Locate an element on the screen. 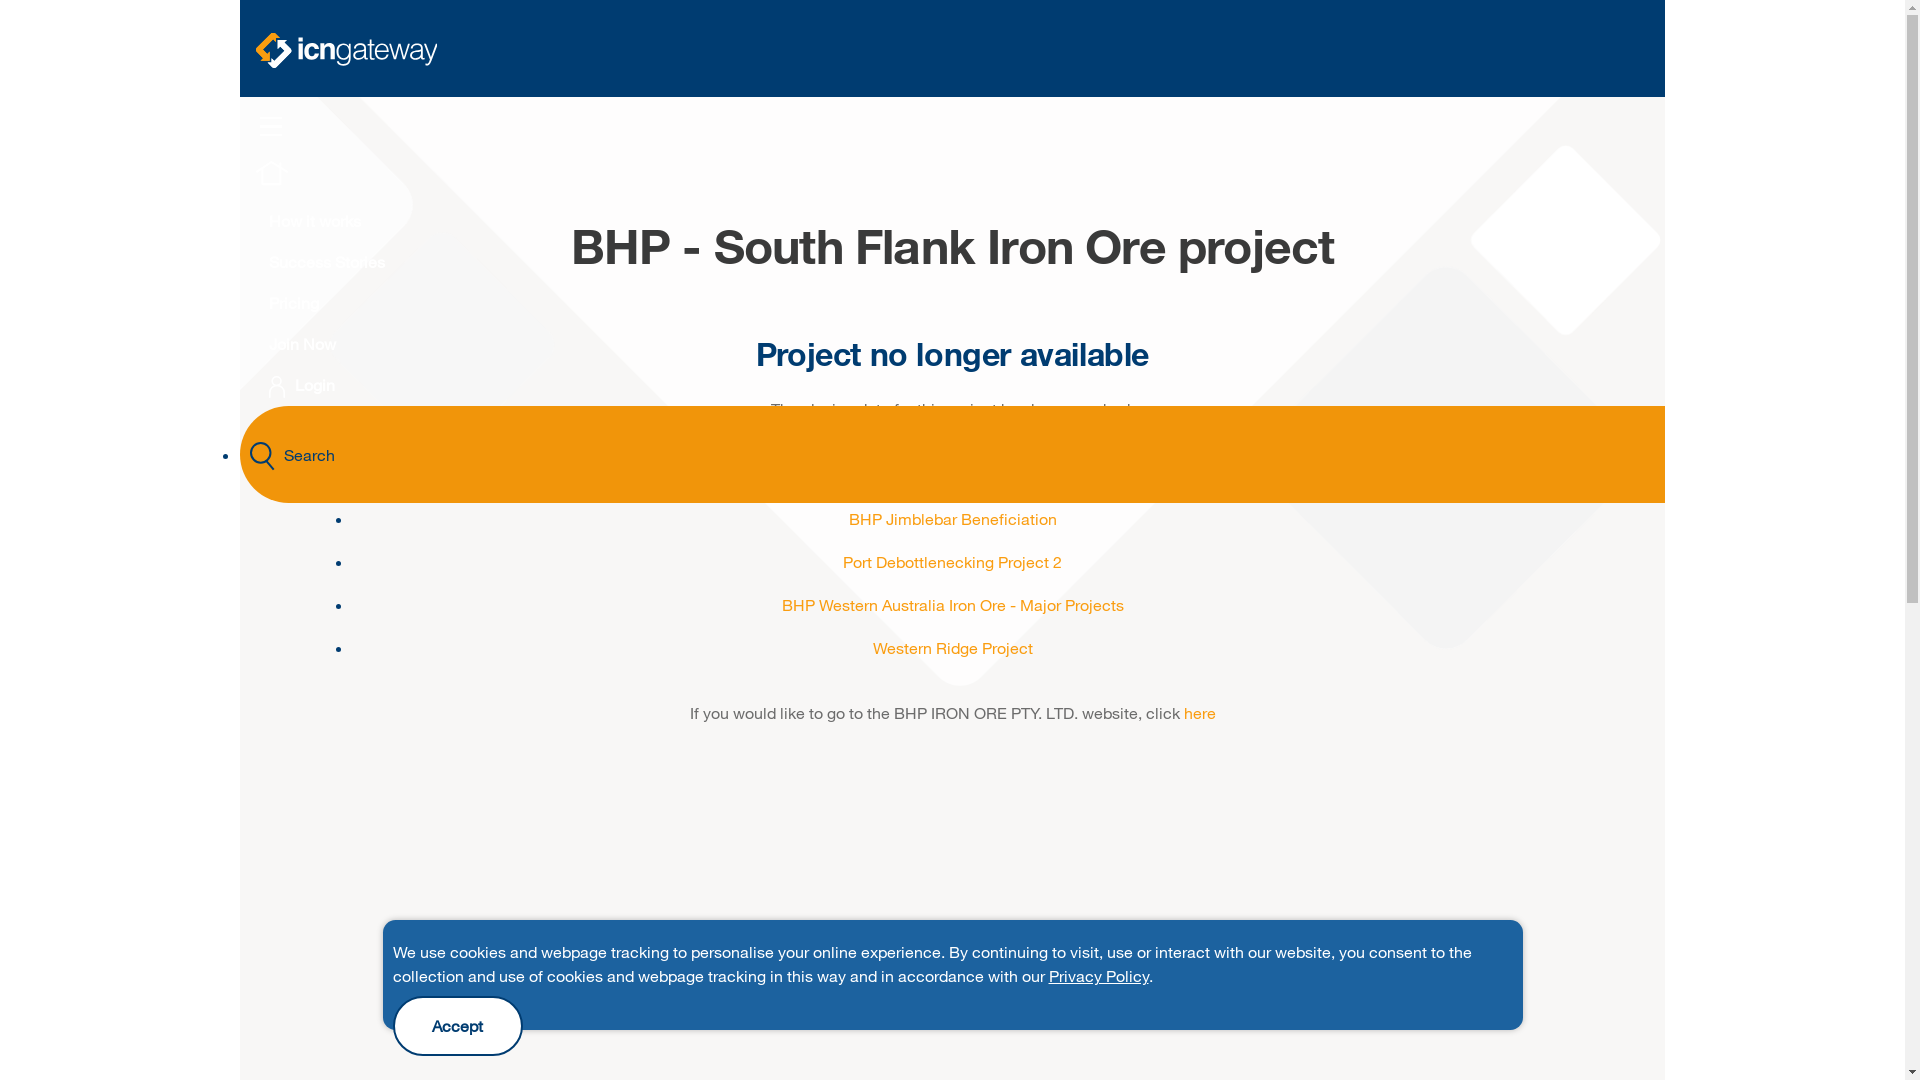  'here' is located at coordinates (1200, 711).